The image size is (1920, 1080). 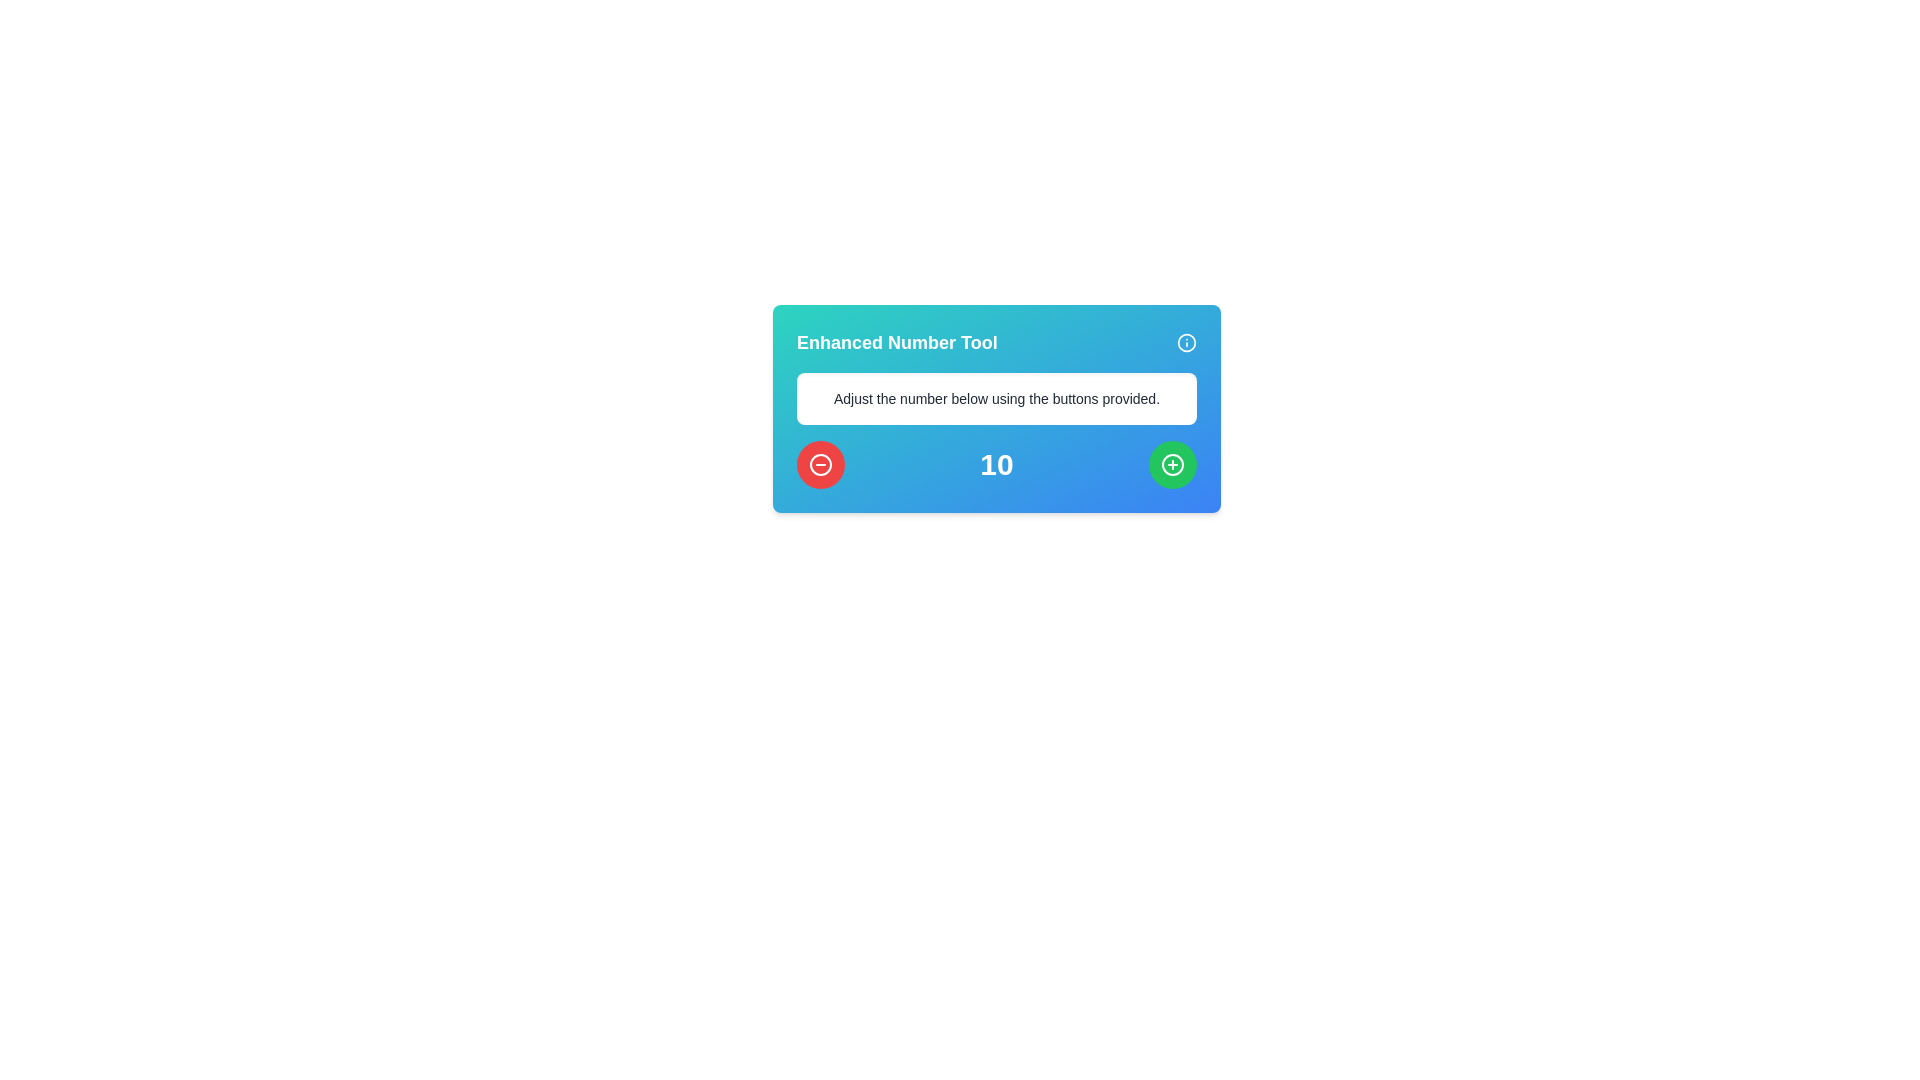 I want to click on the numerical value display located centrally between a red button on the left and a green button on the right, so click(x=997, y=465).